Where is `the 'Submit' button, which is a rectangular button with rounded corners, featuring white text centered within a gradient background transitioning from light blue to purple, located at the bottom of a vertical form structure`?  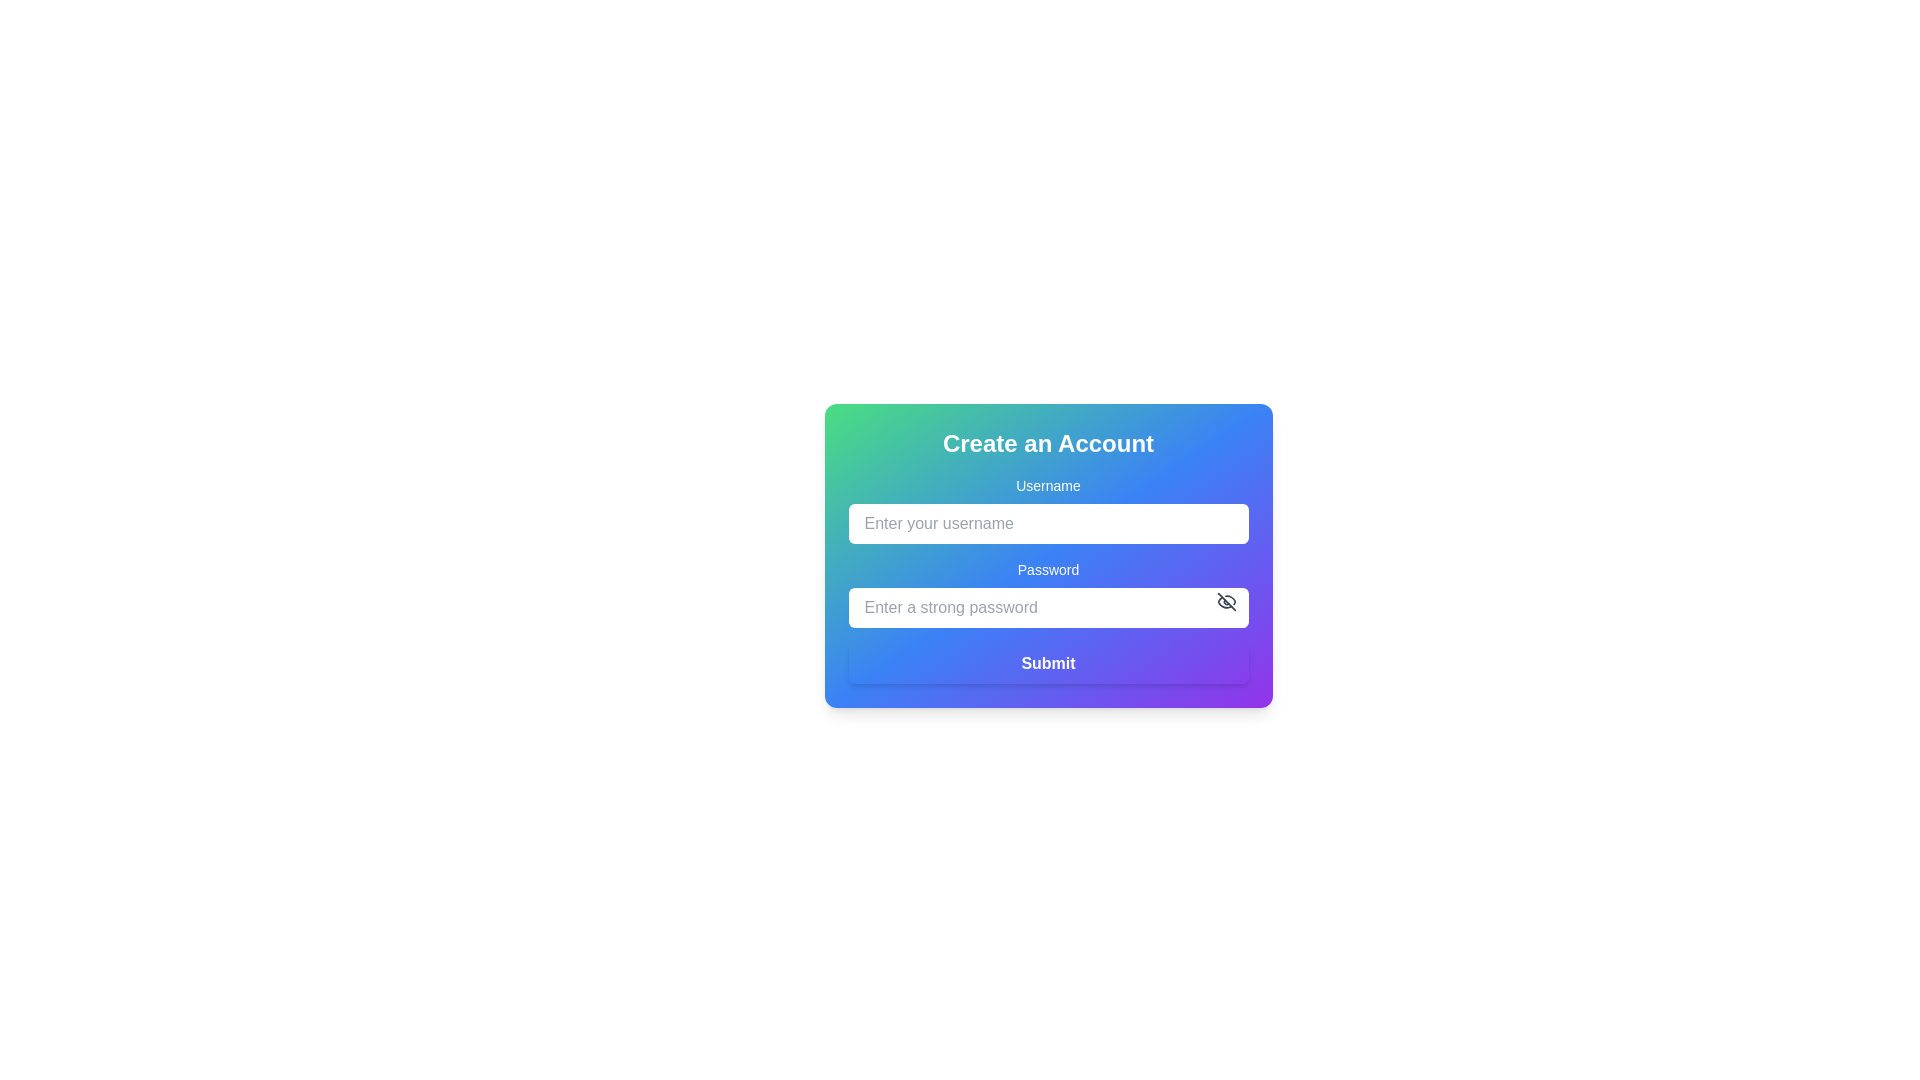
the 'Submit' button, which is a rectangular button with rounded corners, featuring white text centered within a gradient background transitioning from light blue to purple, located at the bottom of a vertical form structure is located at coordinates (1047, 663).